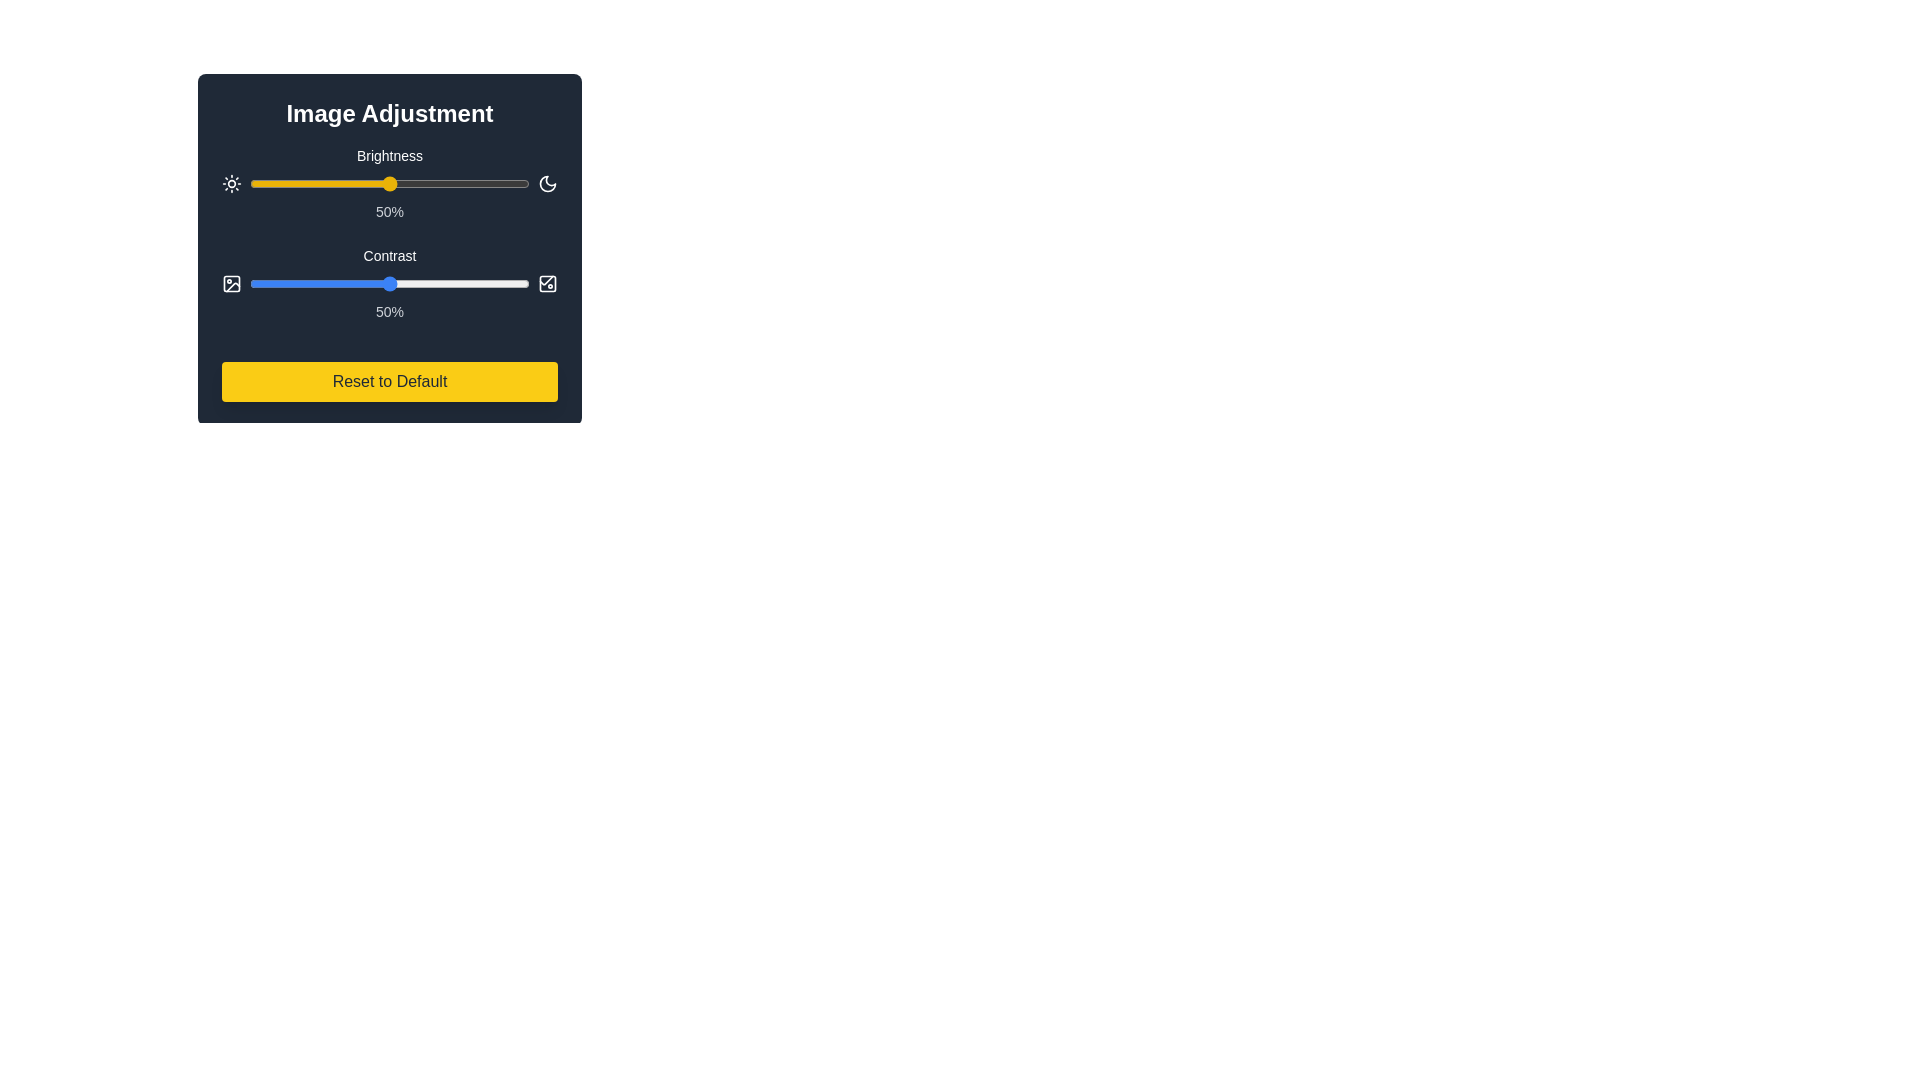 The height and width of the screenshot is (1080, 1920). I want to click on the brightness, so click(342, 184).